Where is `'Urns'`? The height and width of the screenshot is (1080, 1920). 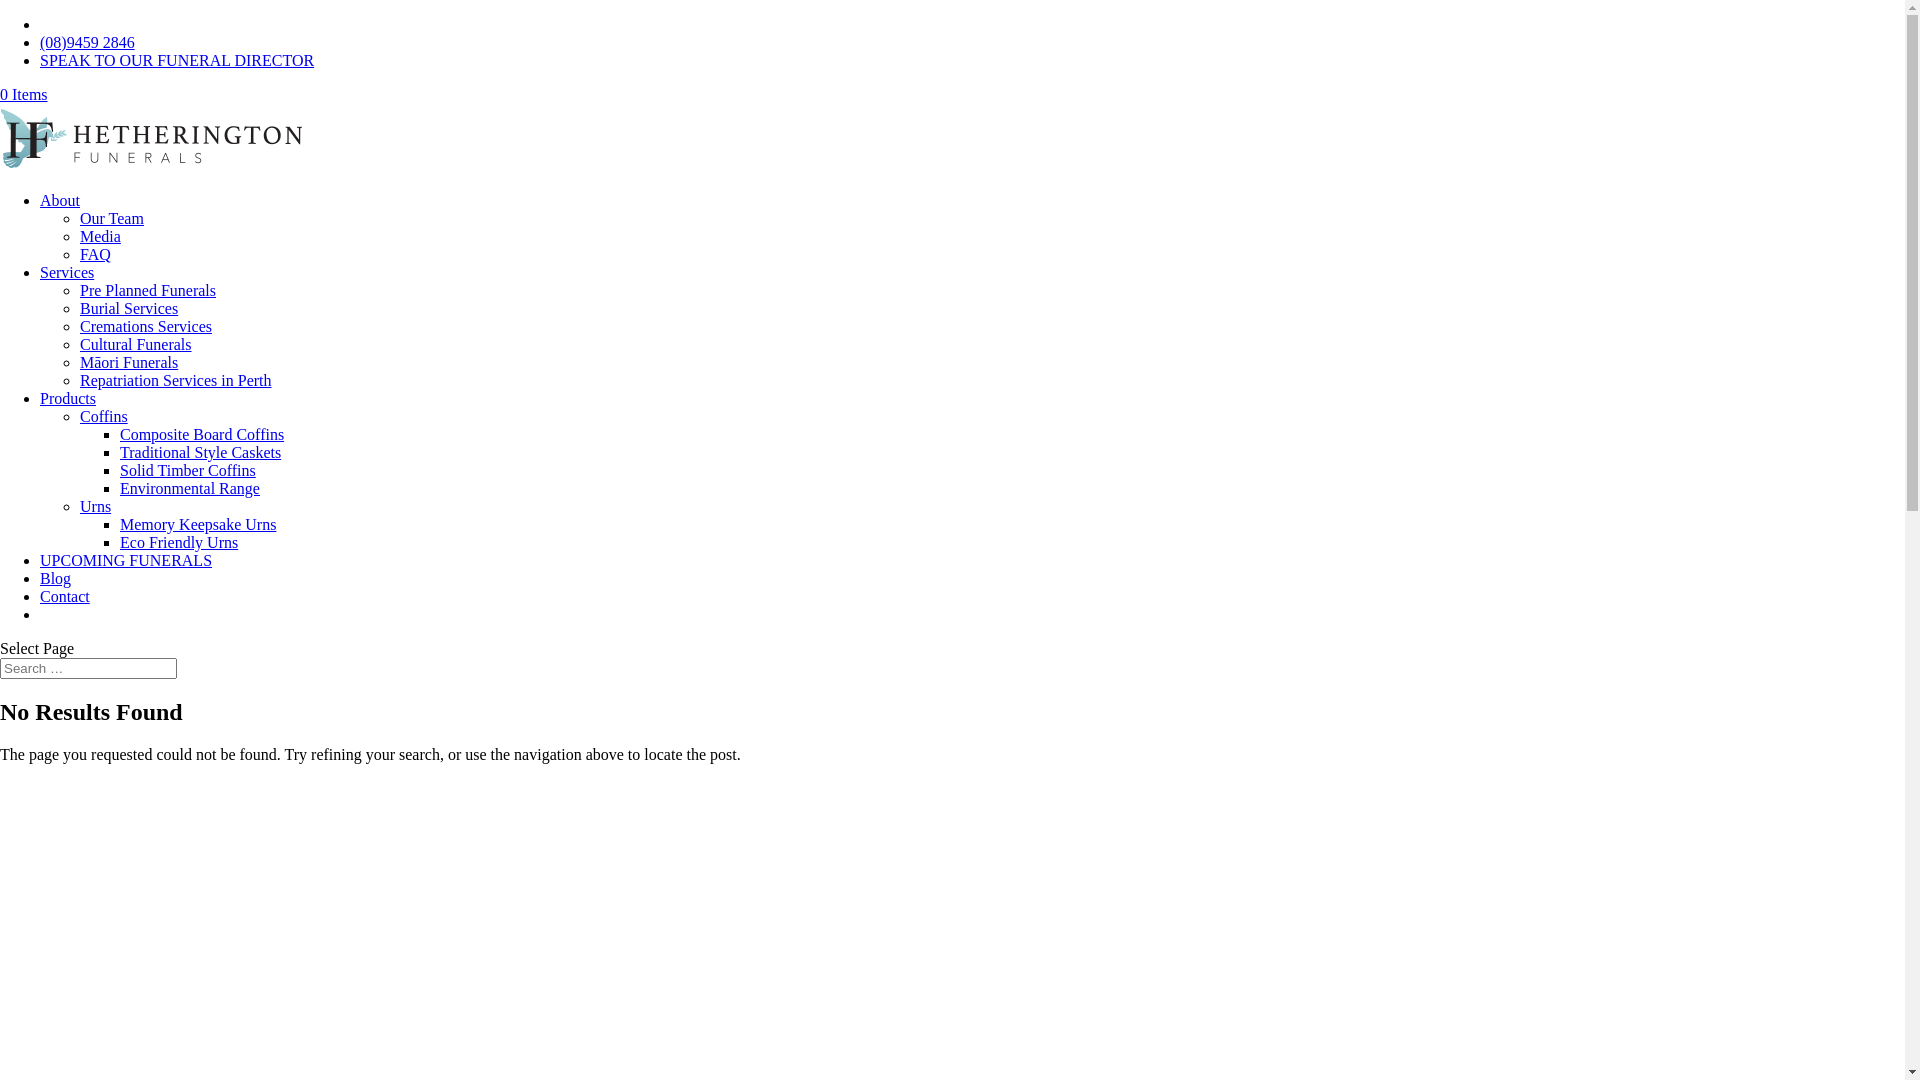
'Urns' is located at coordinates (94, 505).